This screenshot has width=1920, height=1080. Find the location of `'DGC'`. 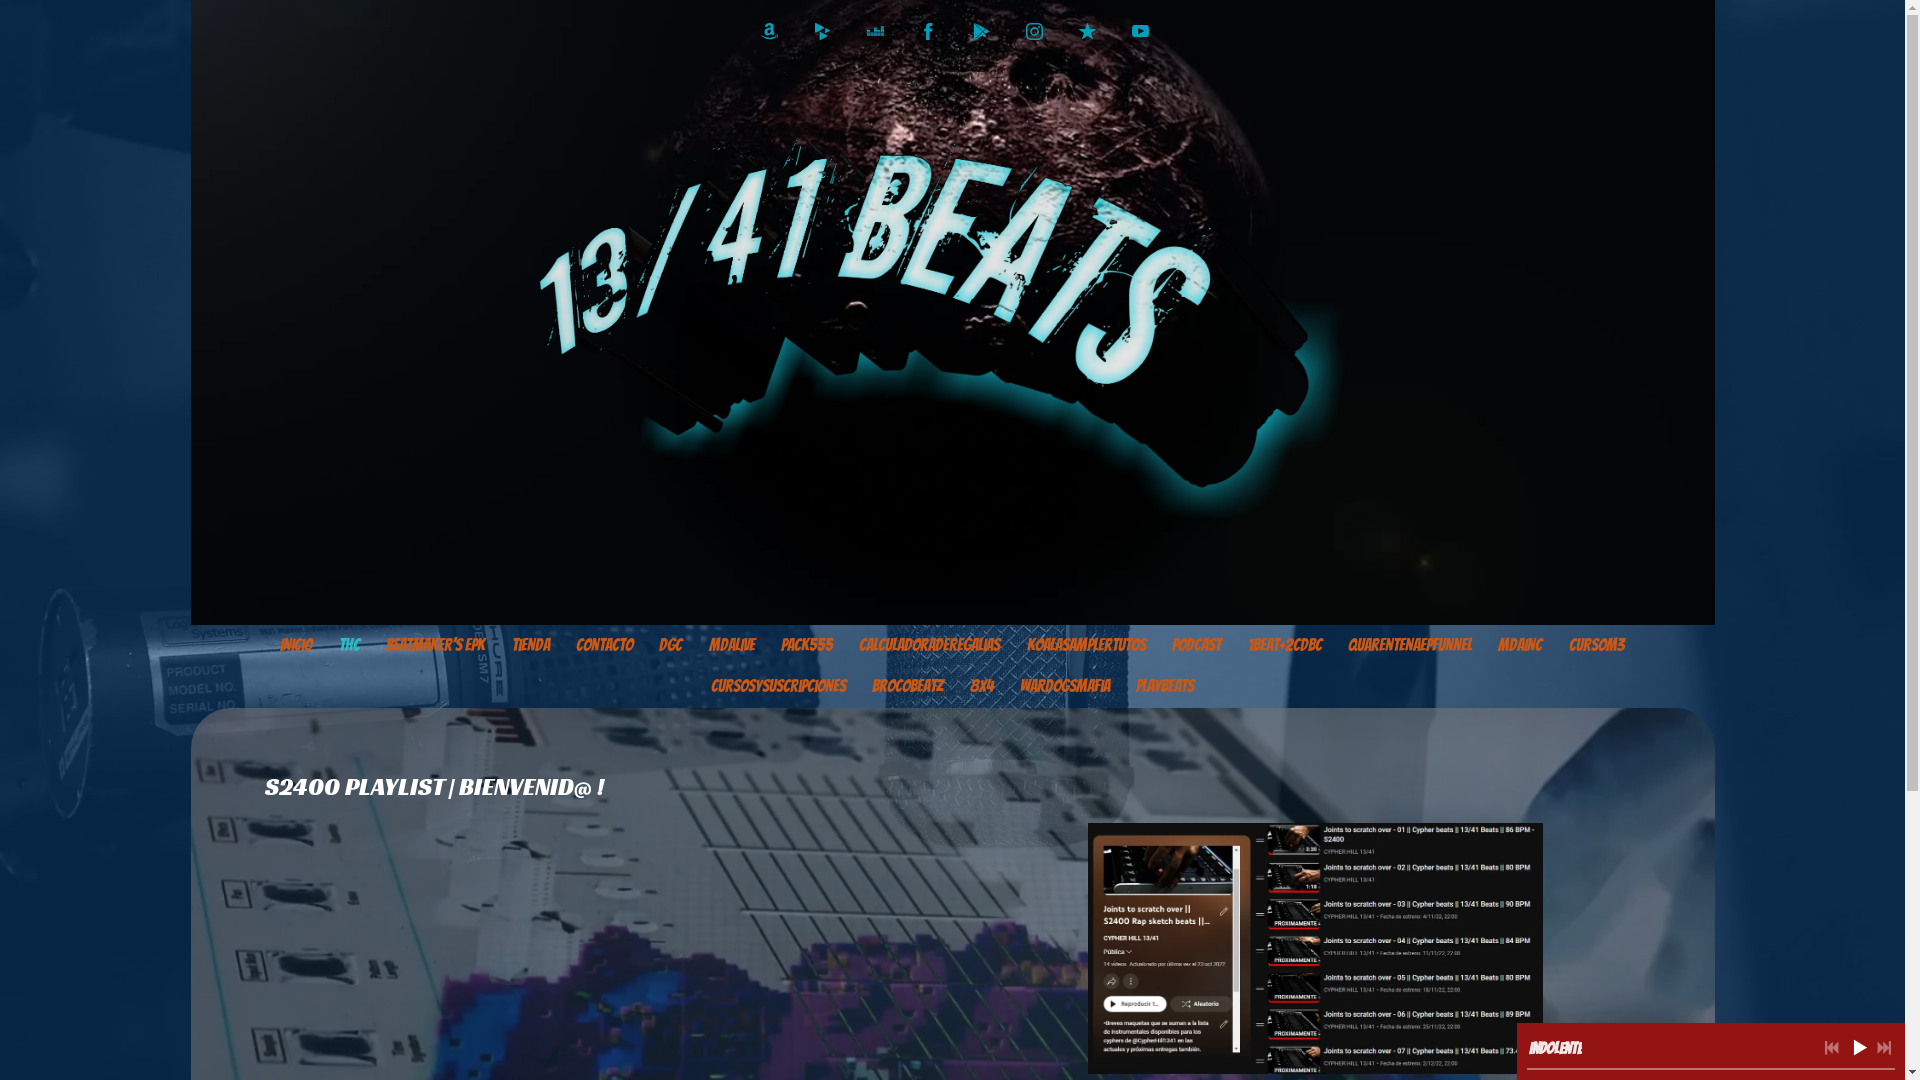

'DGC' is located at coordinates (670, 645).